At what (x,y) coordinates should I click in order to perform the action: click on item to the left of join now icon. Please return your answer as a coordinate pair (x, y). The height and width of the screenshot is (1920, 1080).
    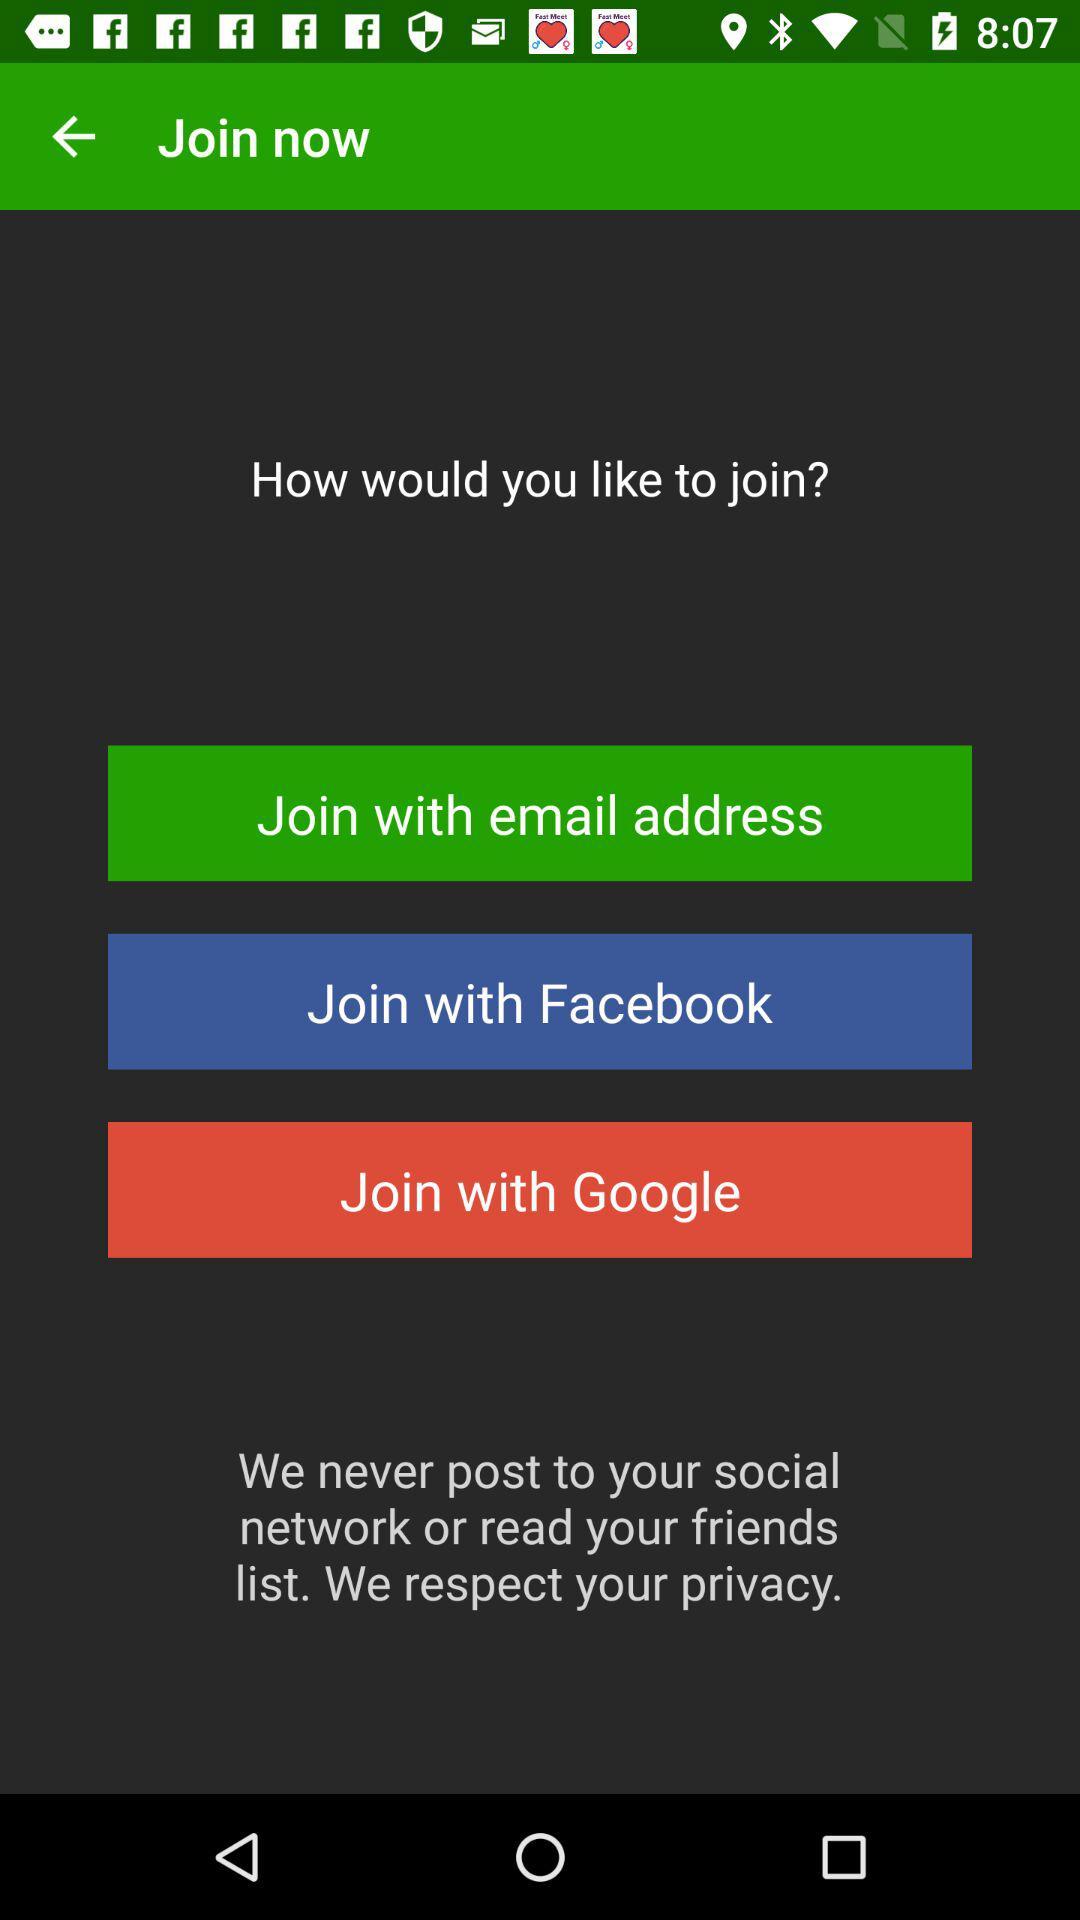
    Looking at the image, I should click on (72, 135).